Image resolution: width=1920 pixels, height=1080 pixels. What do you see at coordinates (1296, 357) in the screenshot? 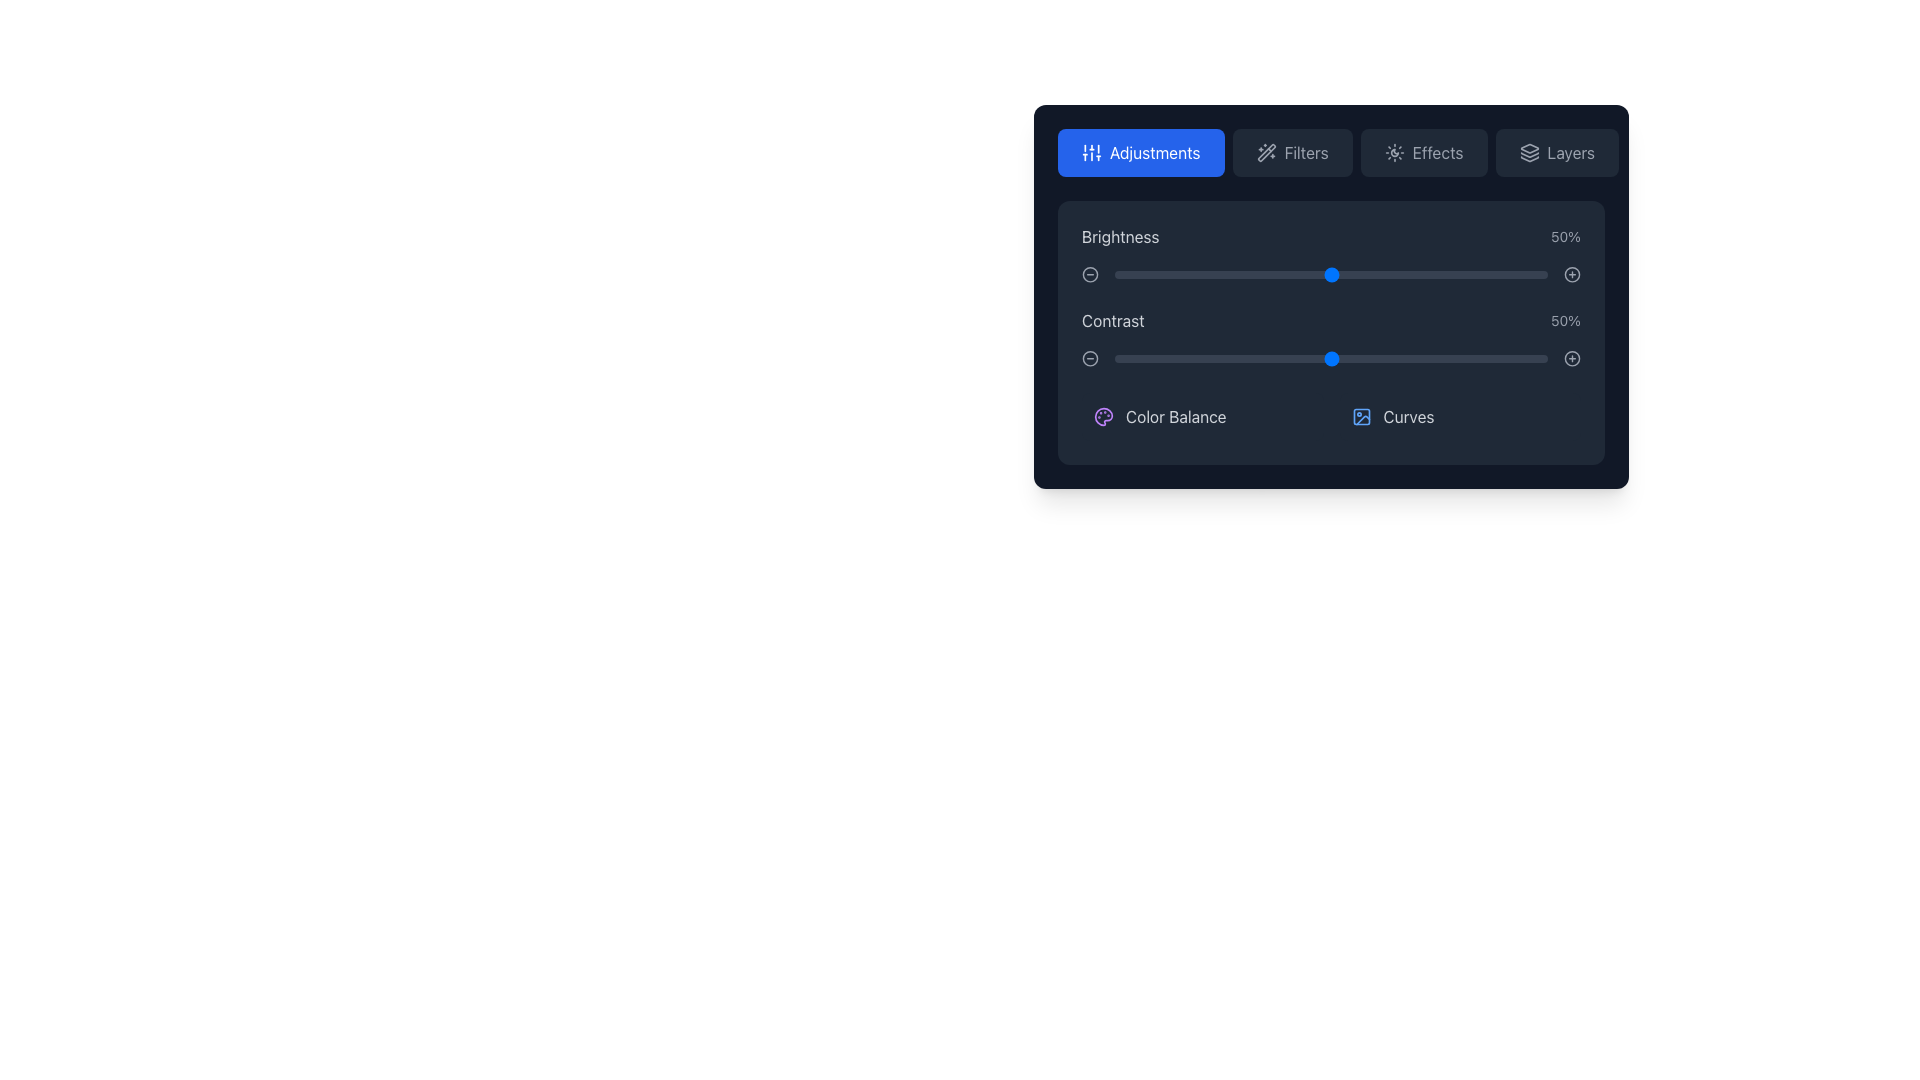
I see `the contrast level` at bounding box center [1296, 357].